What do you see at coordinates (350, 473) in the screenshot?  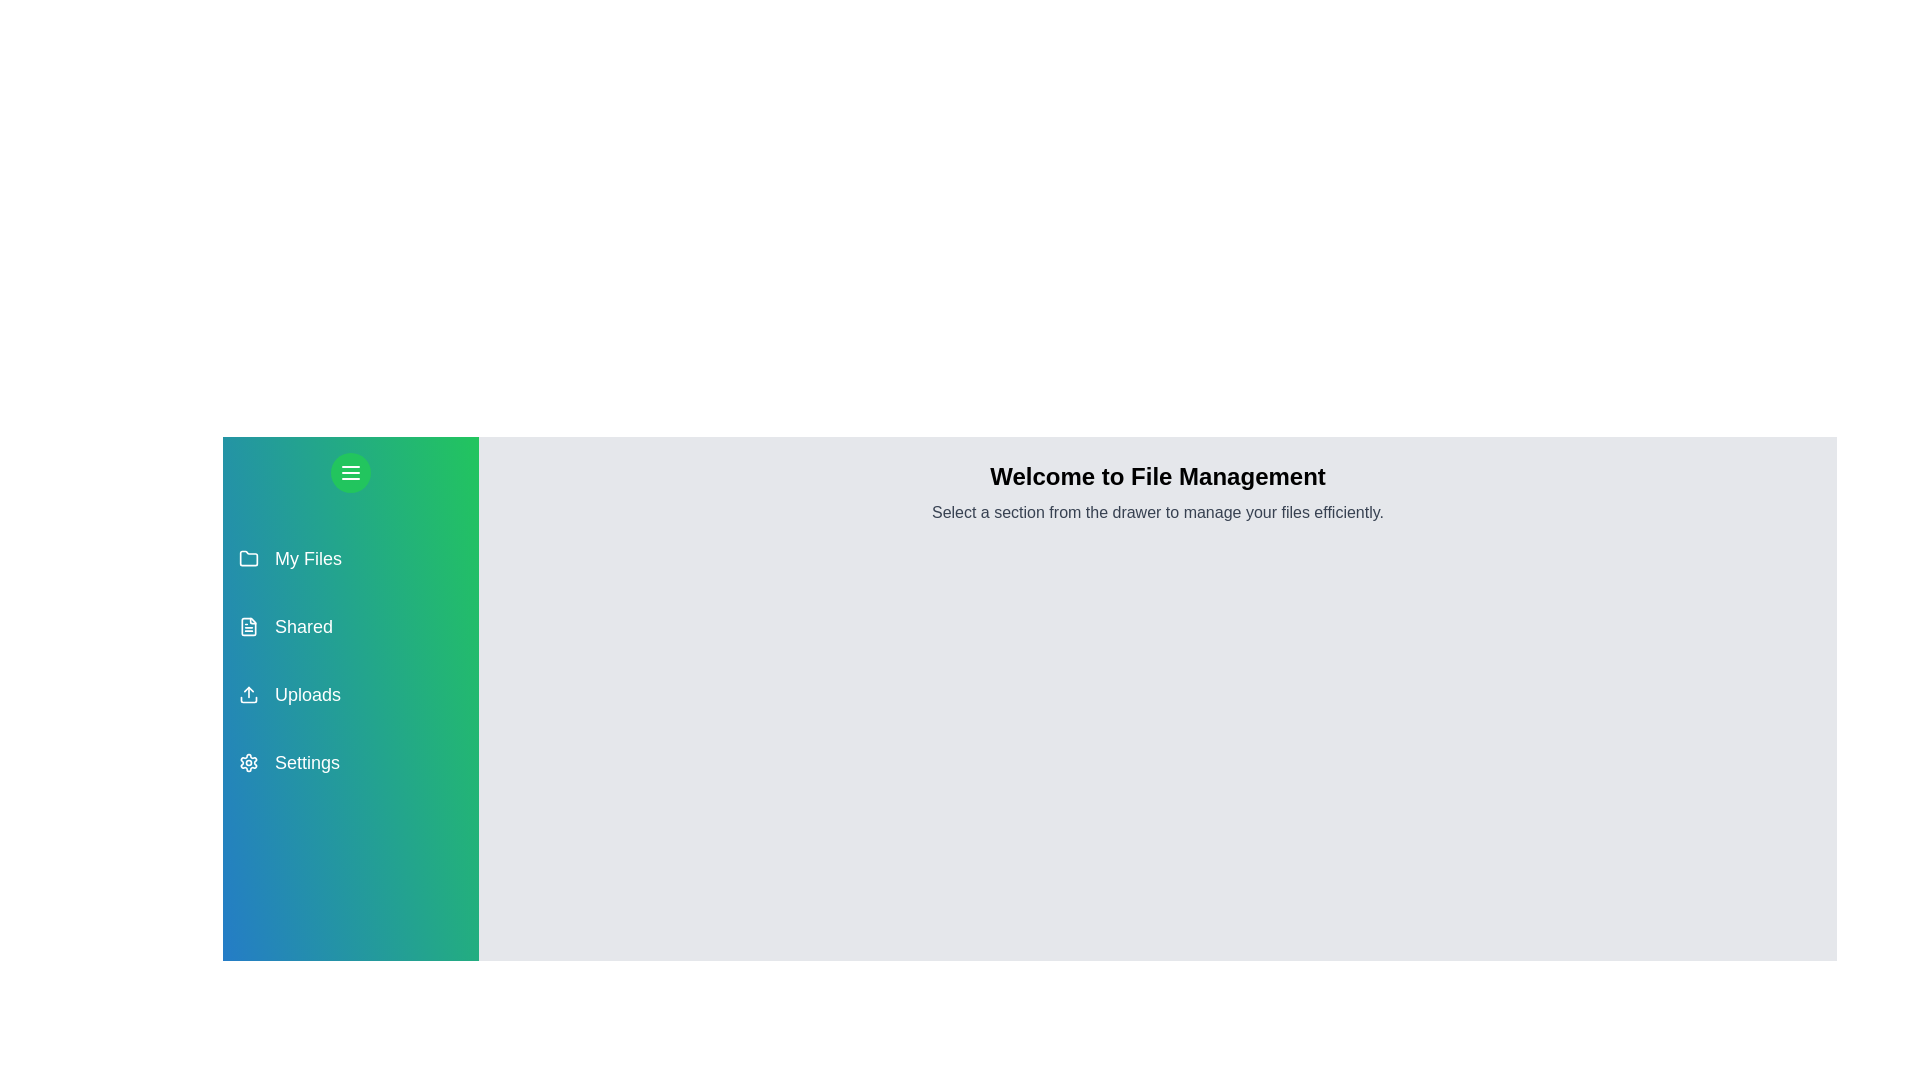 I see `the circular toggle button with the menu icon to toggle the drawer's state` at bounding box center [350, 473].